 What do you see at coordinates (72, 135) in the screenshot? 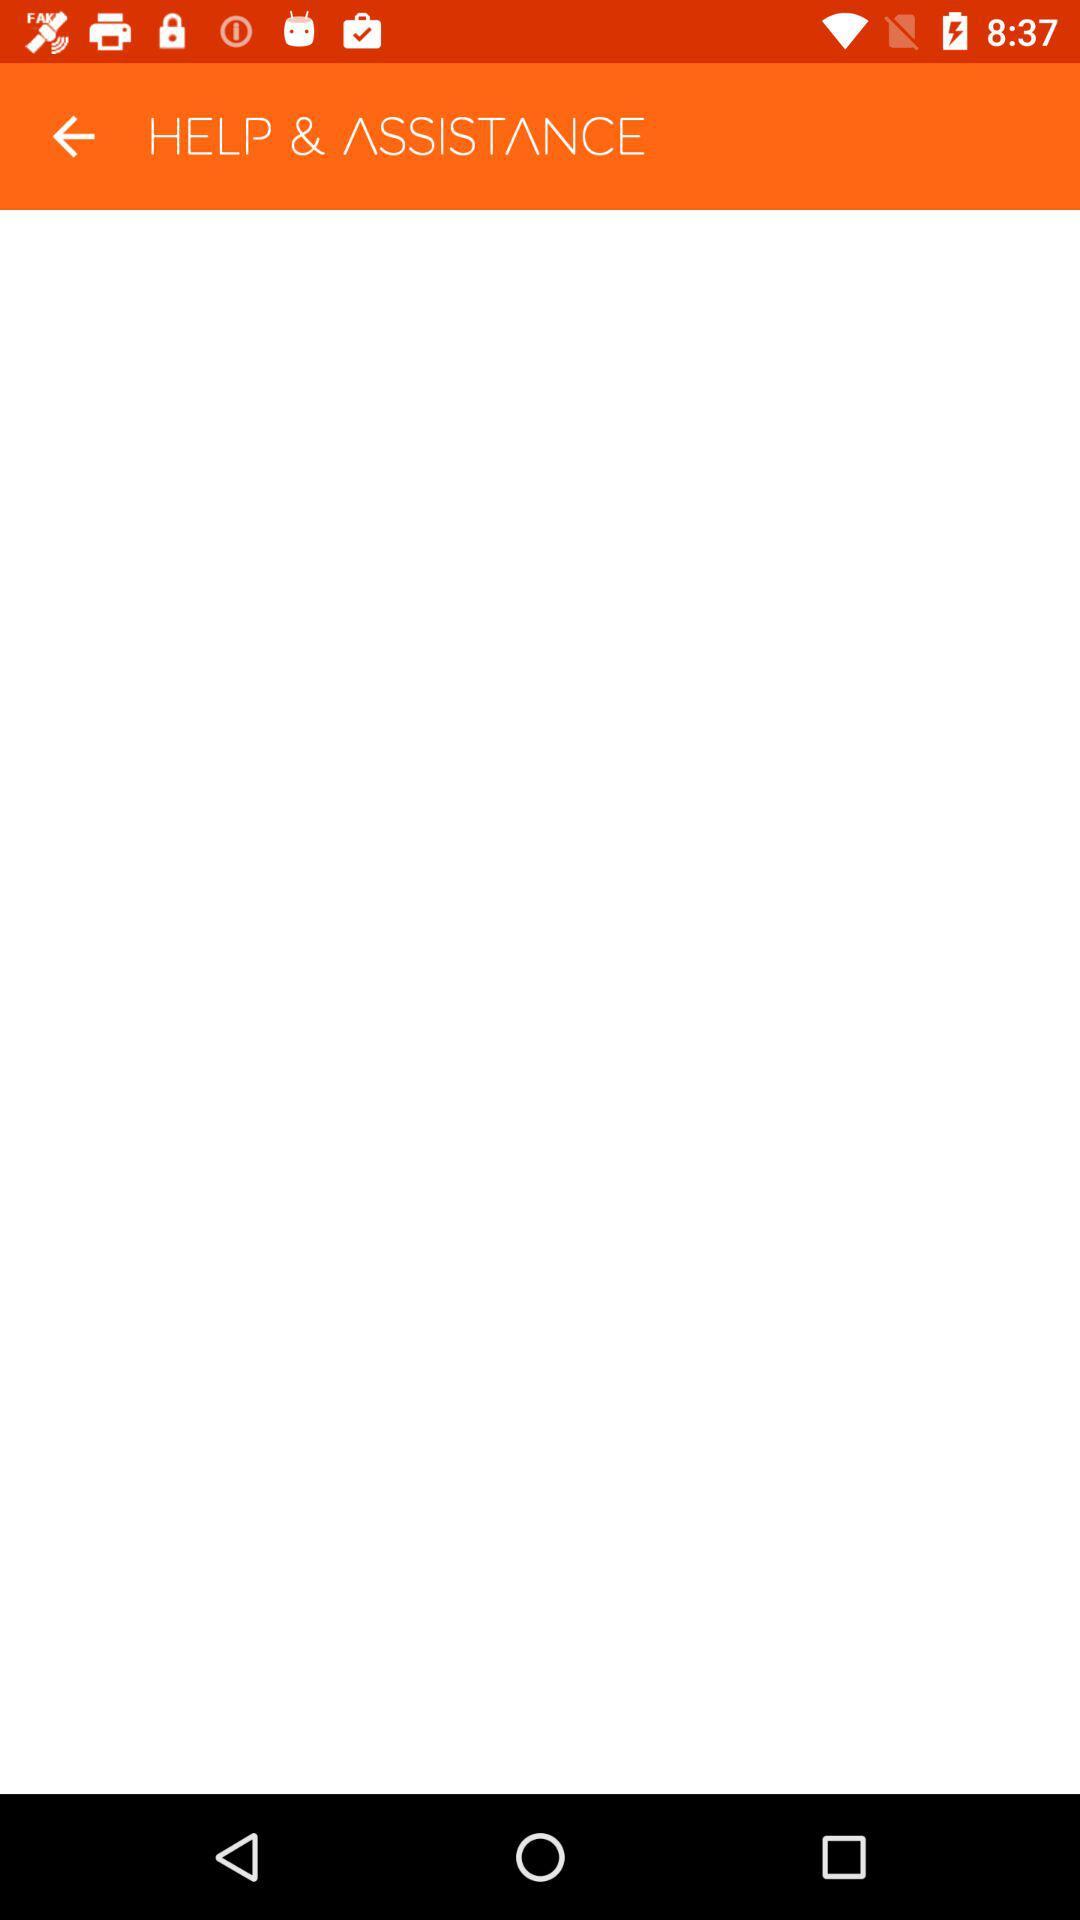
I see `the item at the top left corner` at bounding box center [72, 135].